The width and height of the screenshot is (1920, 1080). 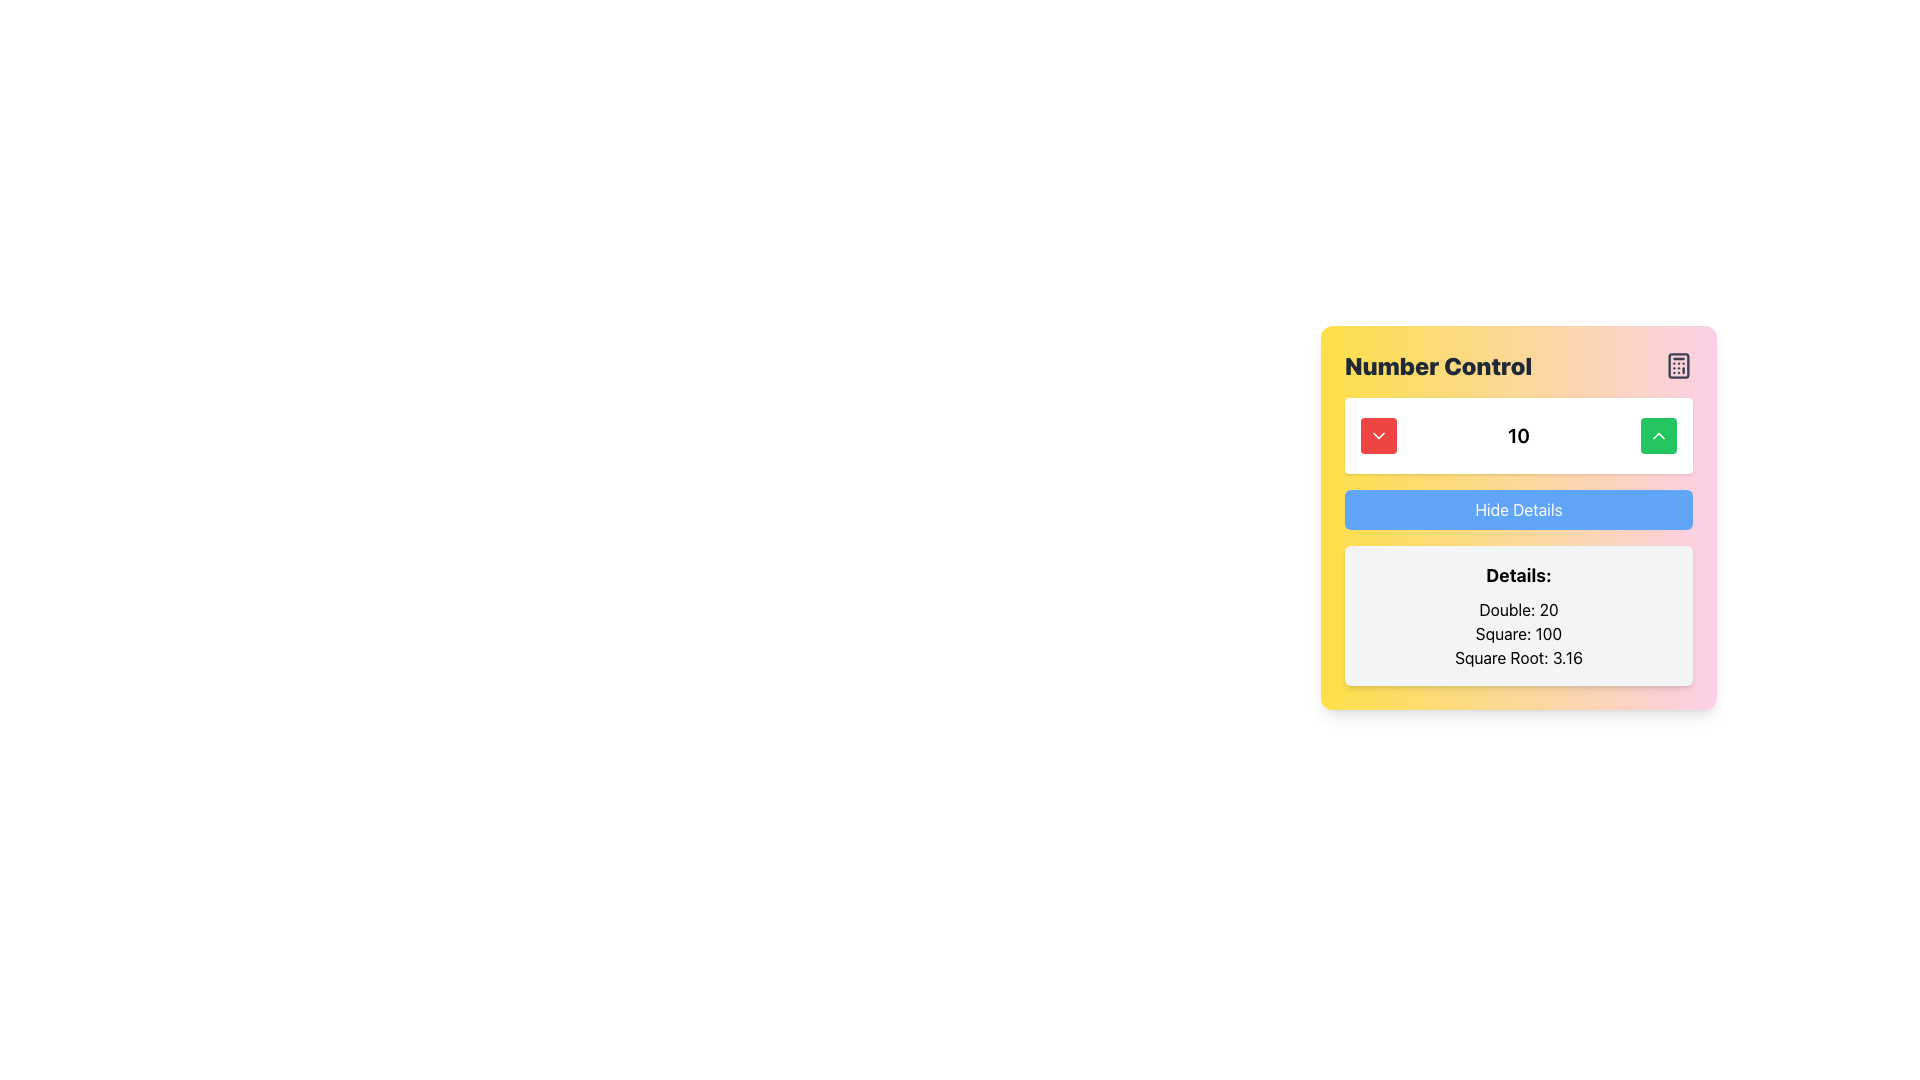 I want to click on the informational Text Block displaying computed values related to a number, located in the bottom section of the 'Details:' box, so click(x=1518, y=633).